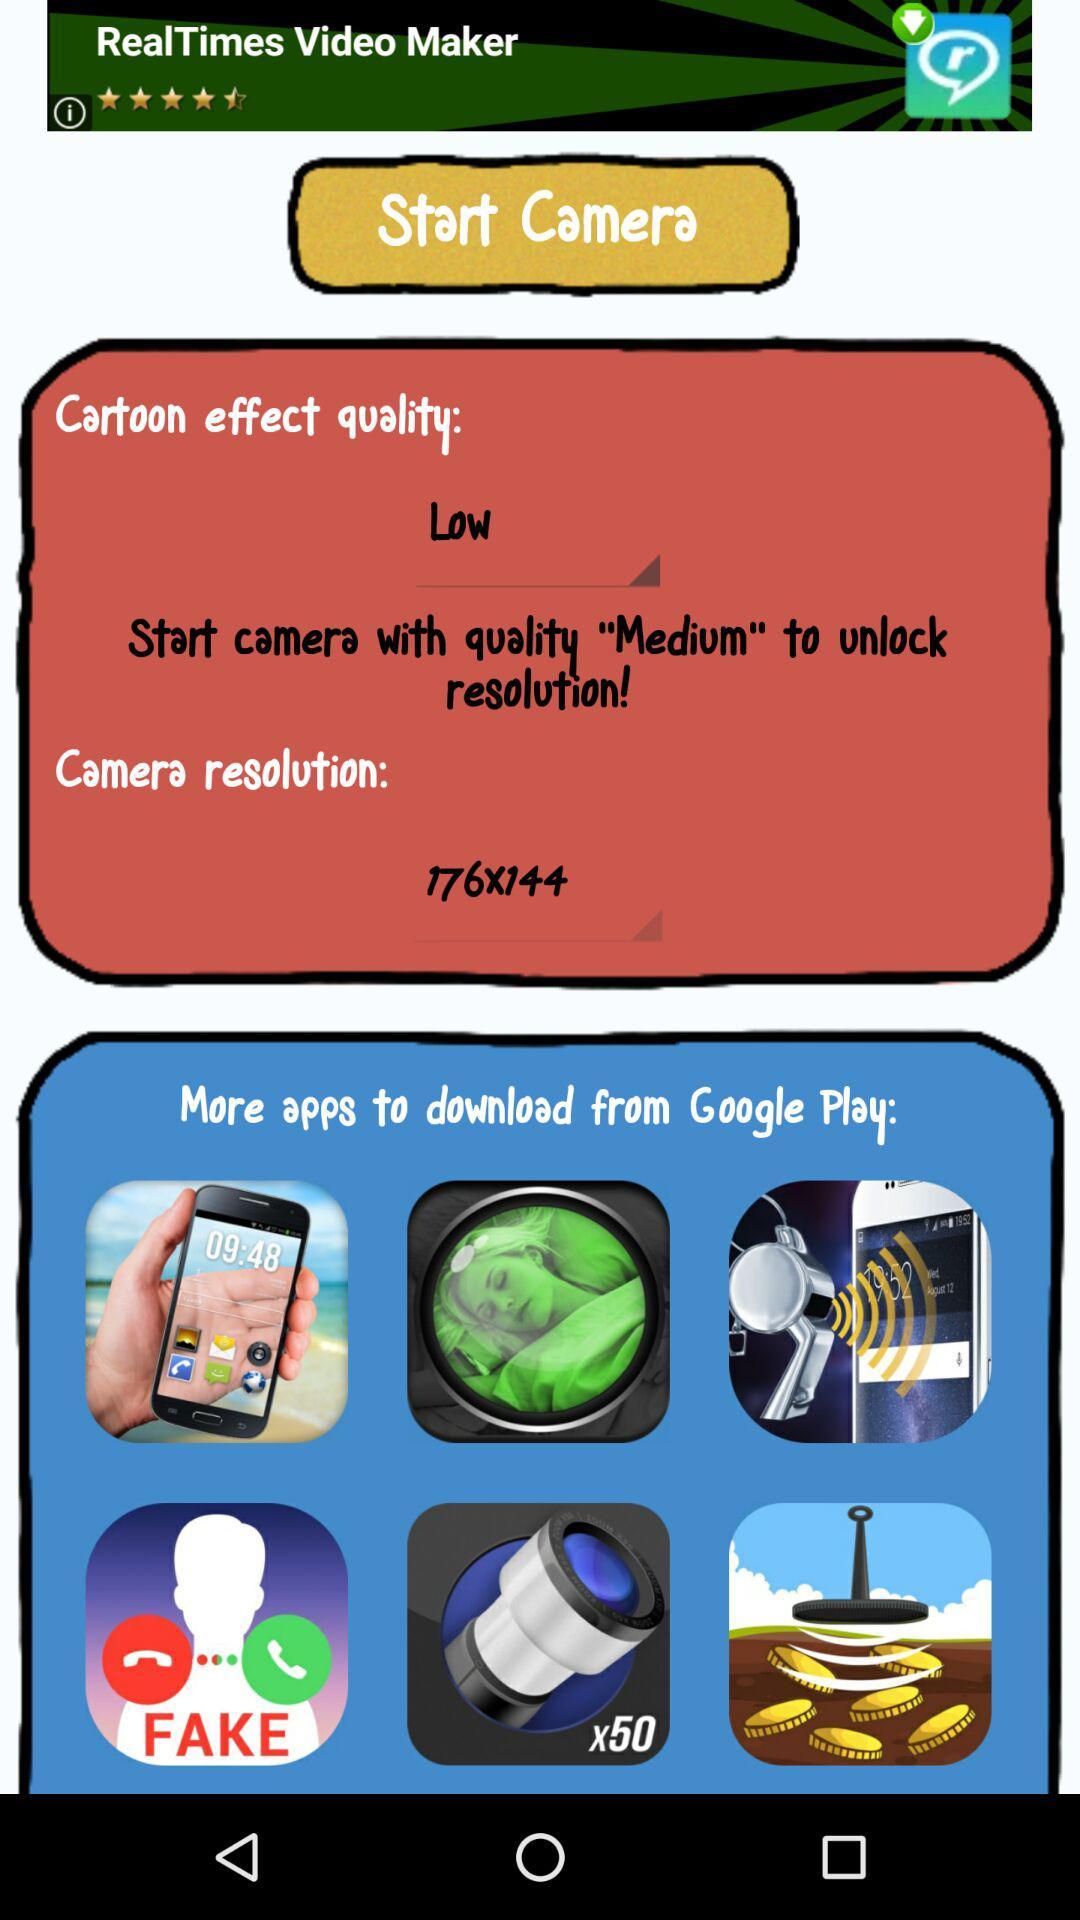  What do you see at coordinates (859, 1311) in the screenshot?
I see `app` at bounding box center [859, 1311].